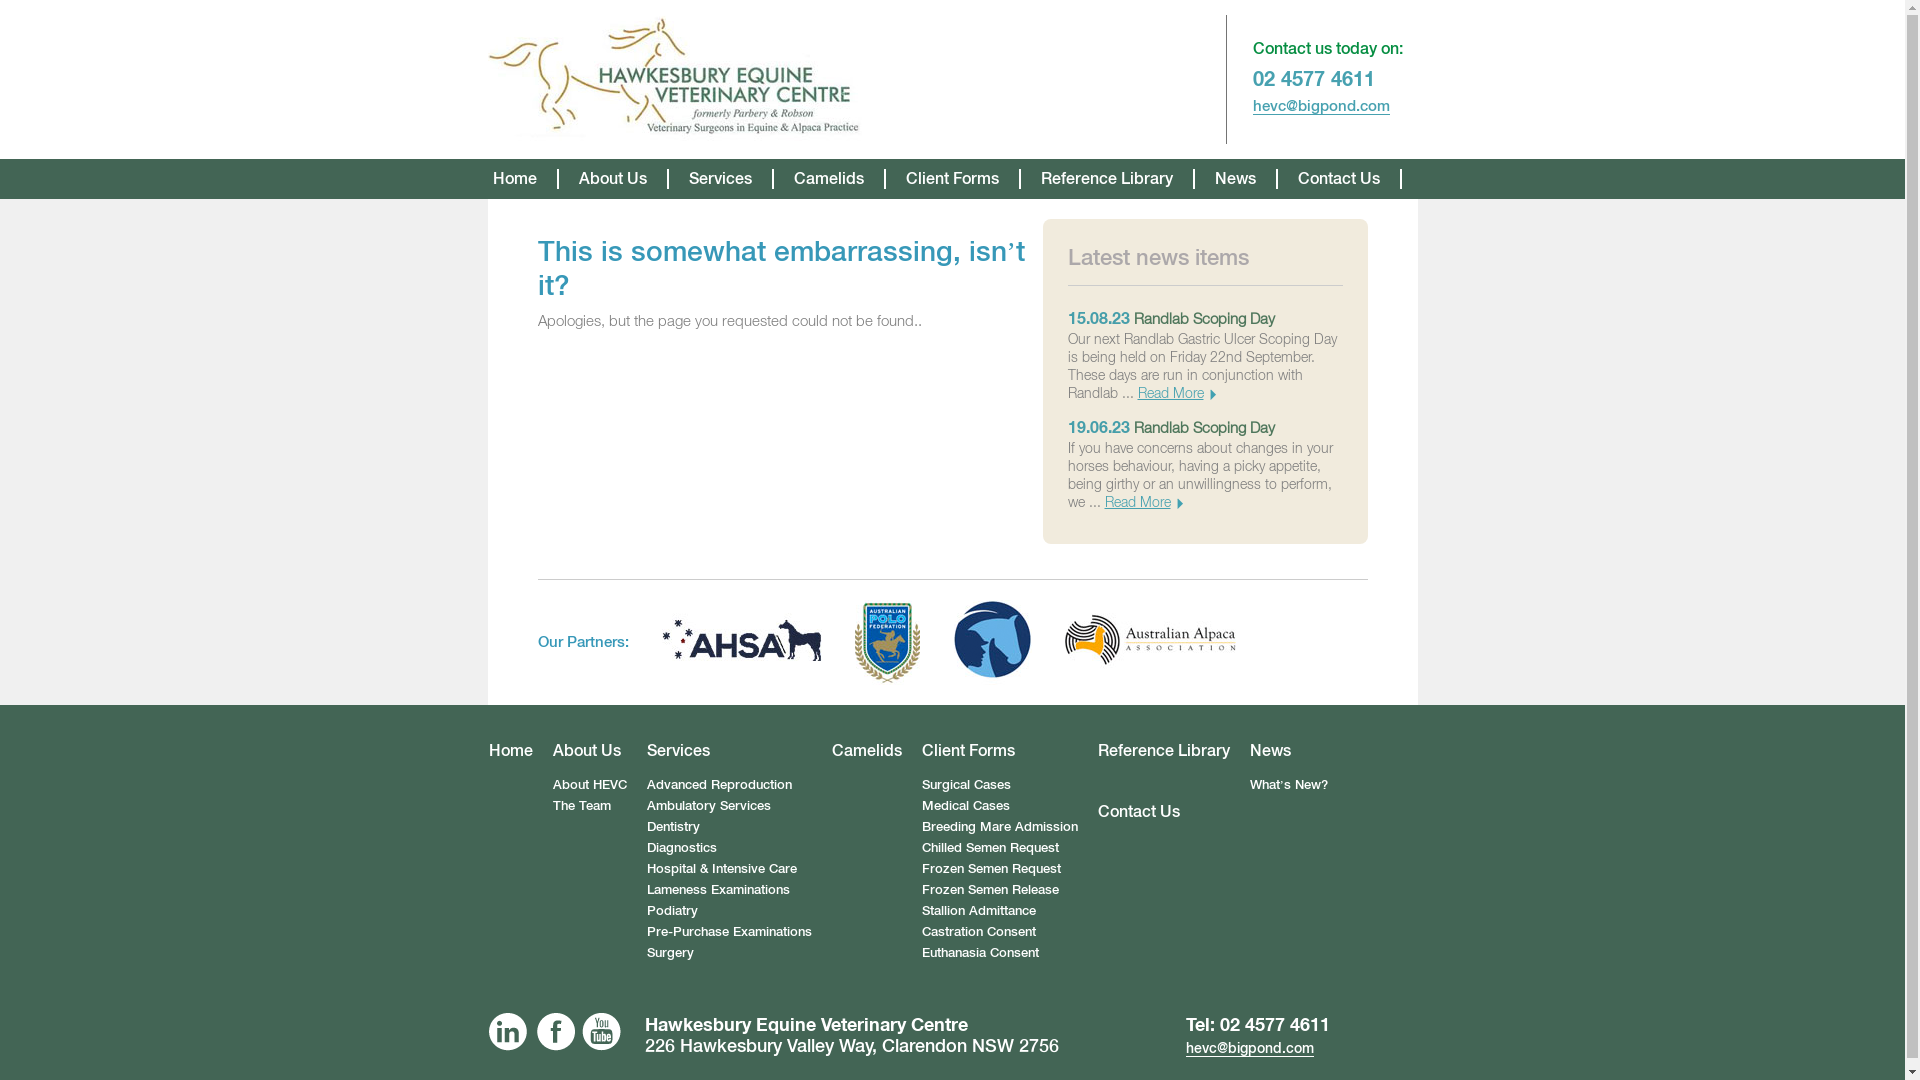 This screenshot has width=1920, height=1080. What do you see at coordinates (989, 847) in the screenshot?
I see `'Chilled Semen Request'` at bounding box center [989, 847].